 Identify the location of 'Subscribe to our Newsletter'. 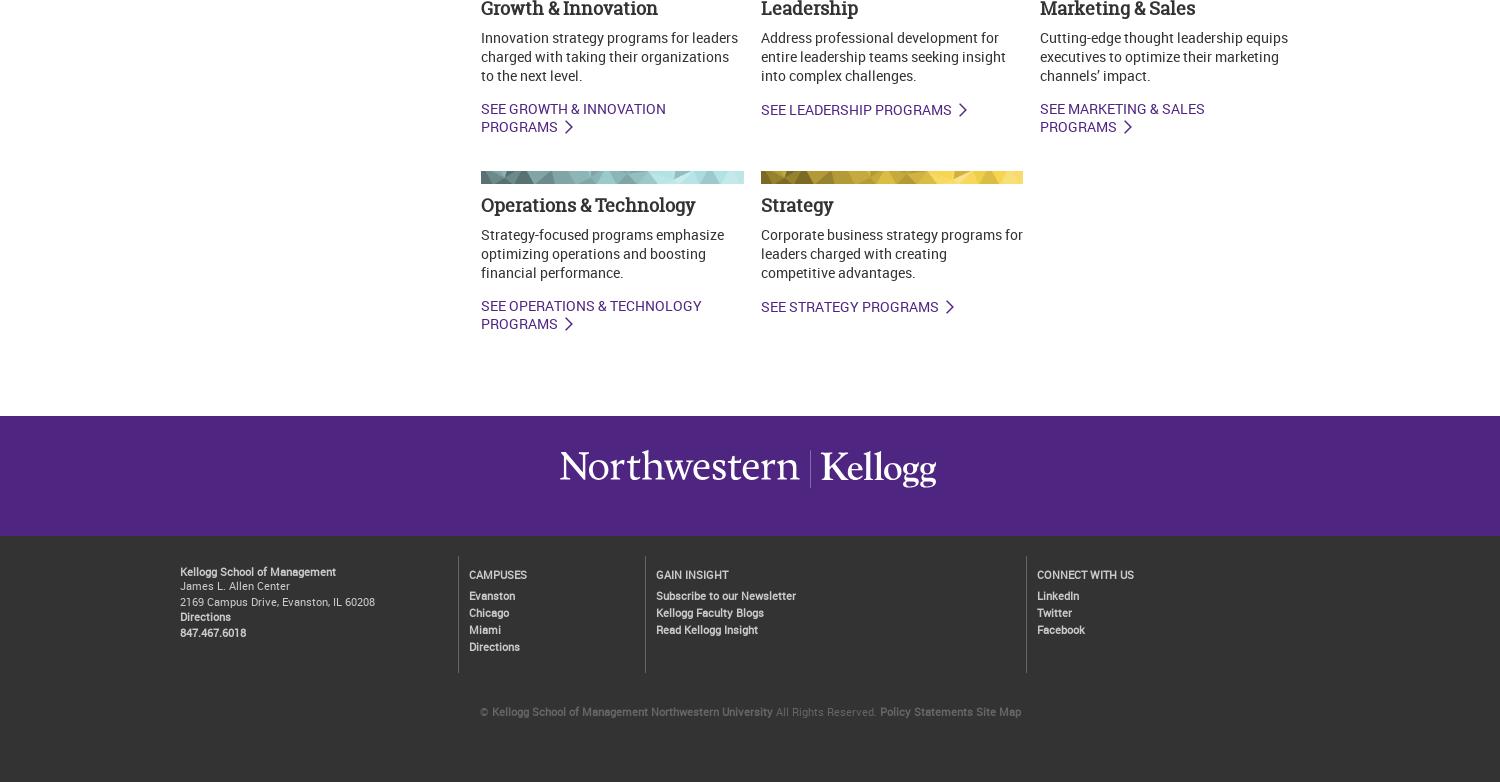
(655, 593).